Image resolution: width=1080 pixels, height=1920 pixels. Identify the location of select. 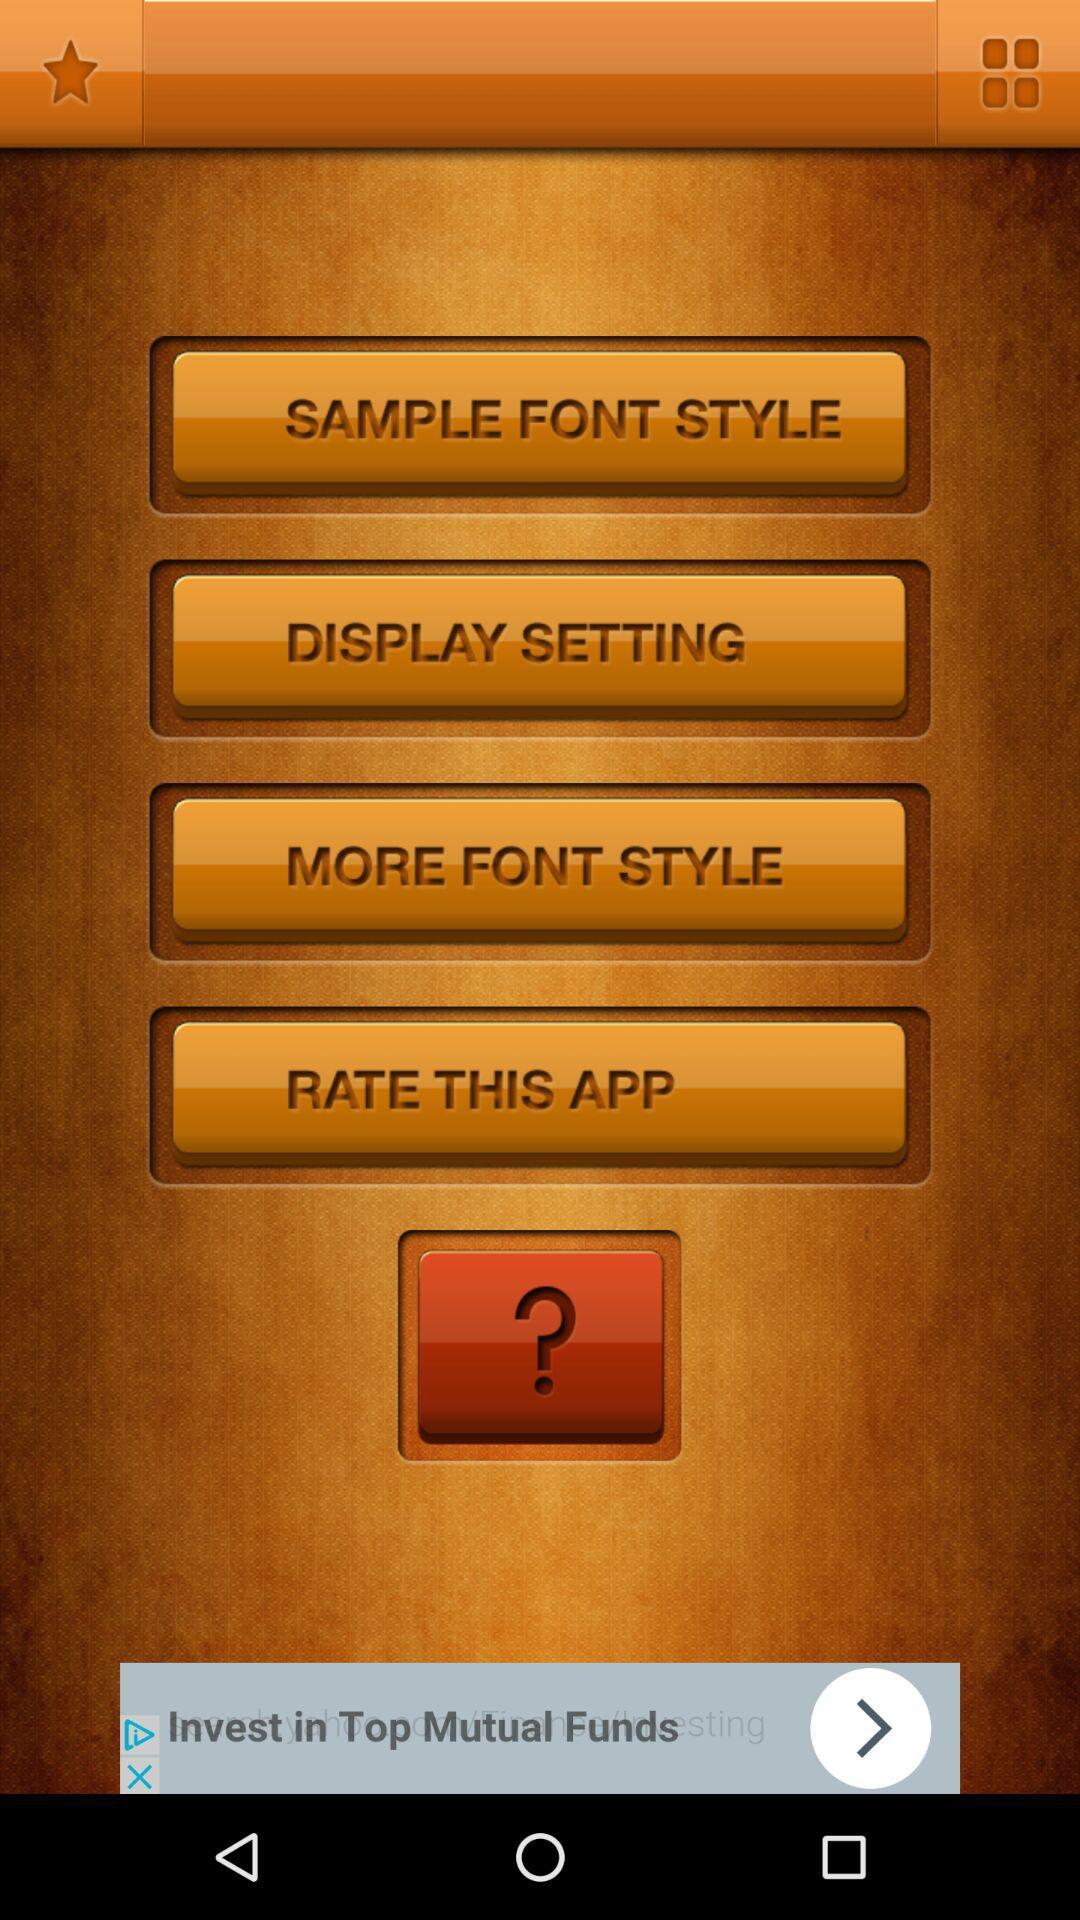
(540, 874).